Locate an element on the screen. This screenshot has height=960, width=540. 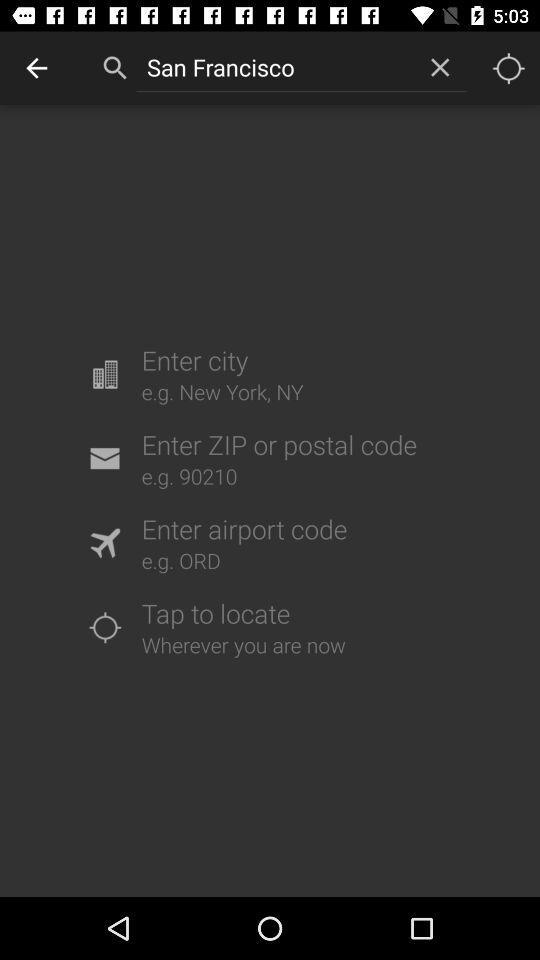
the image next to enter city is located at coordinates (104, 373).